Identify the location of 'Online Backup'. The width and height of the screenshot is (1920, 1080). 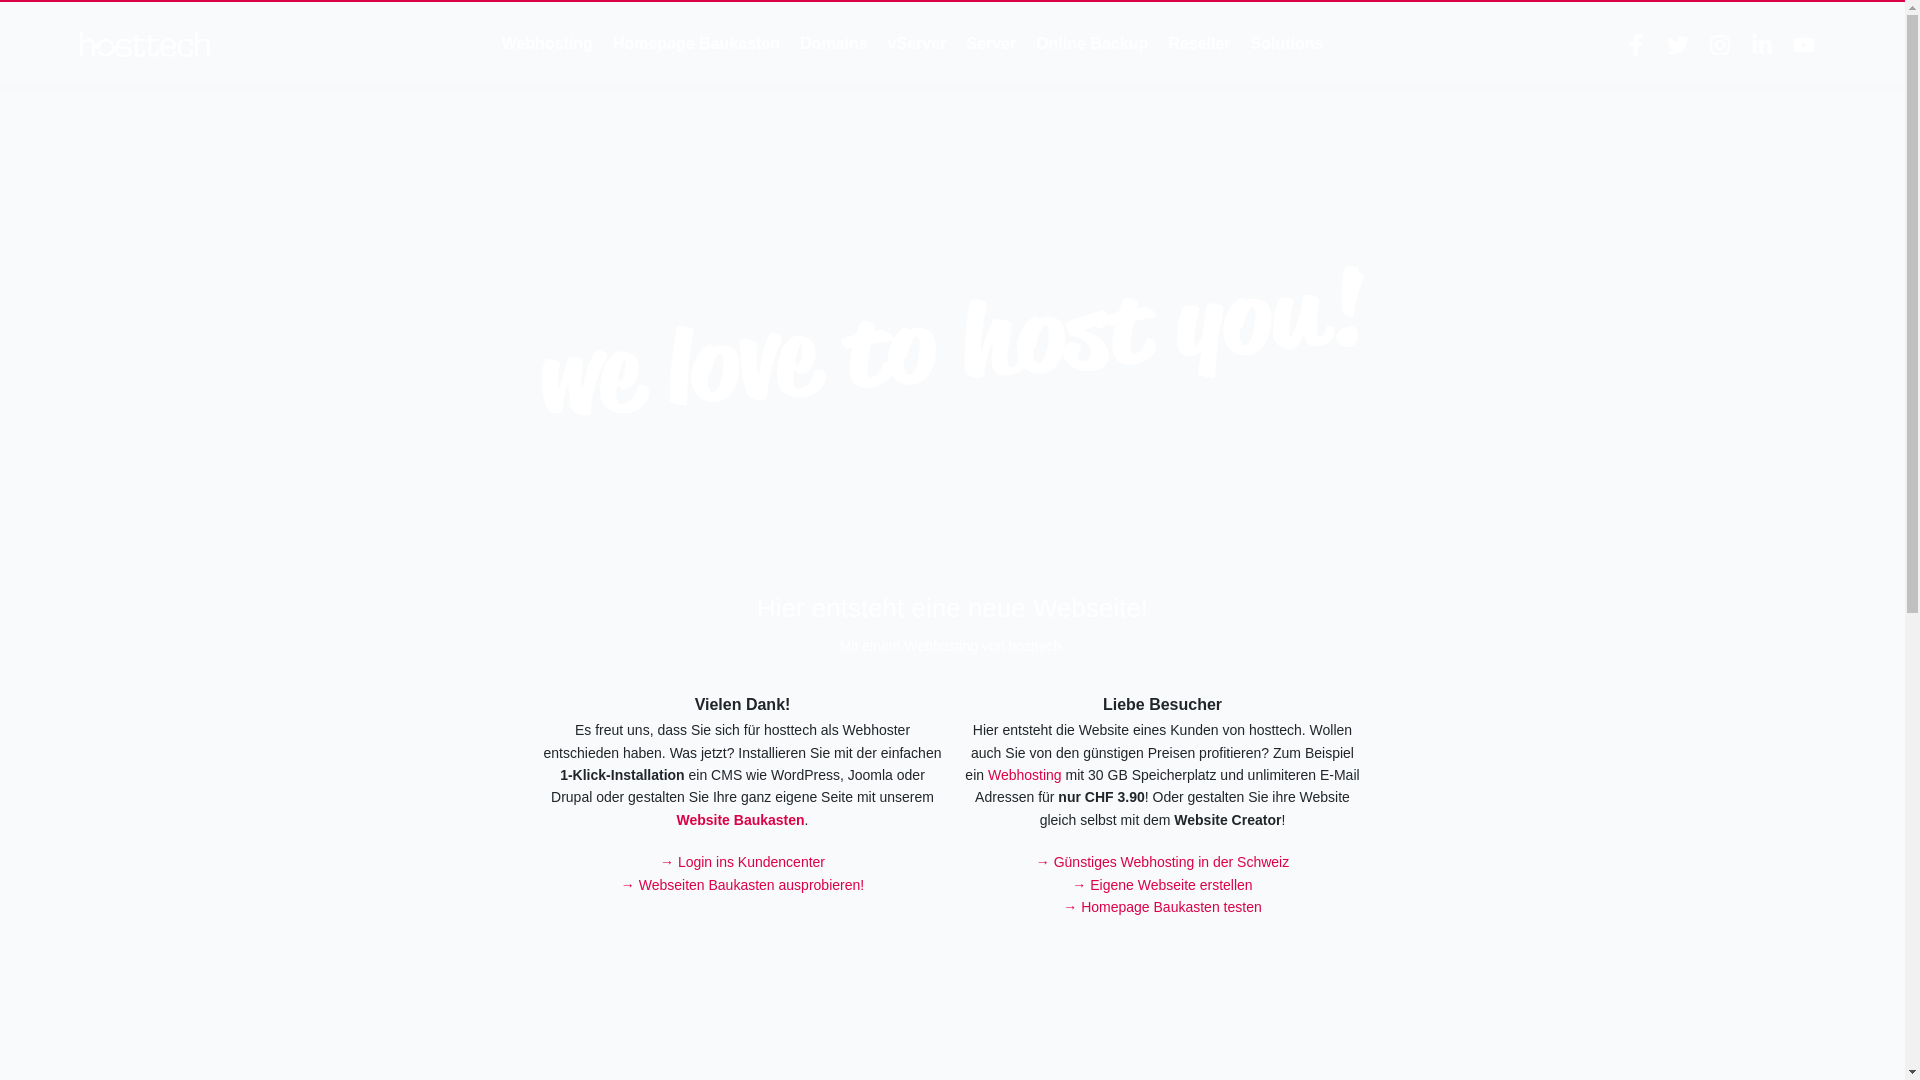
(1090, 43).